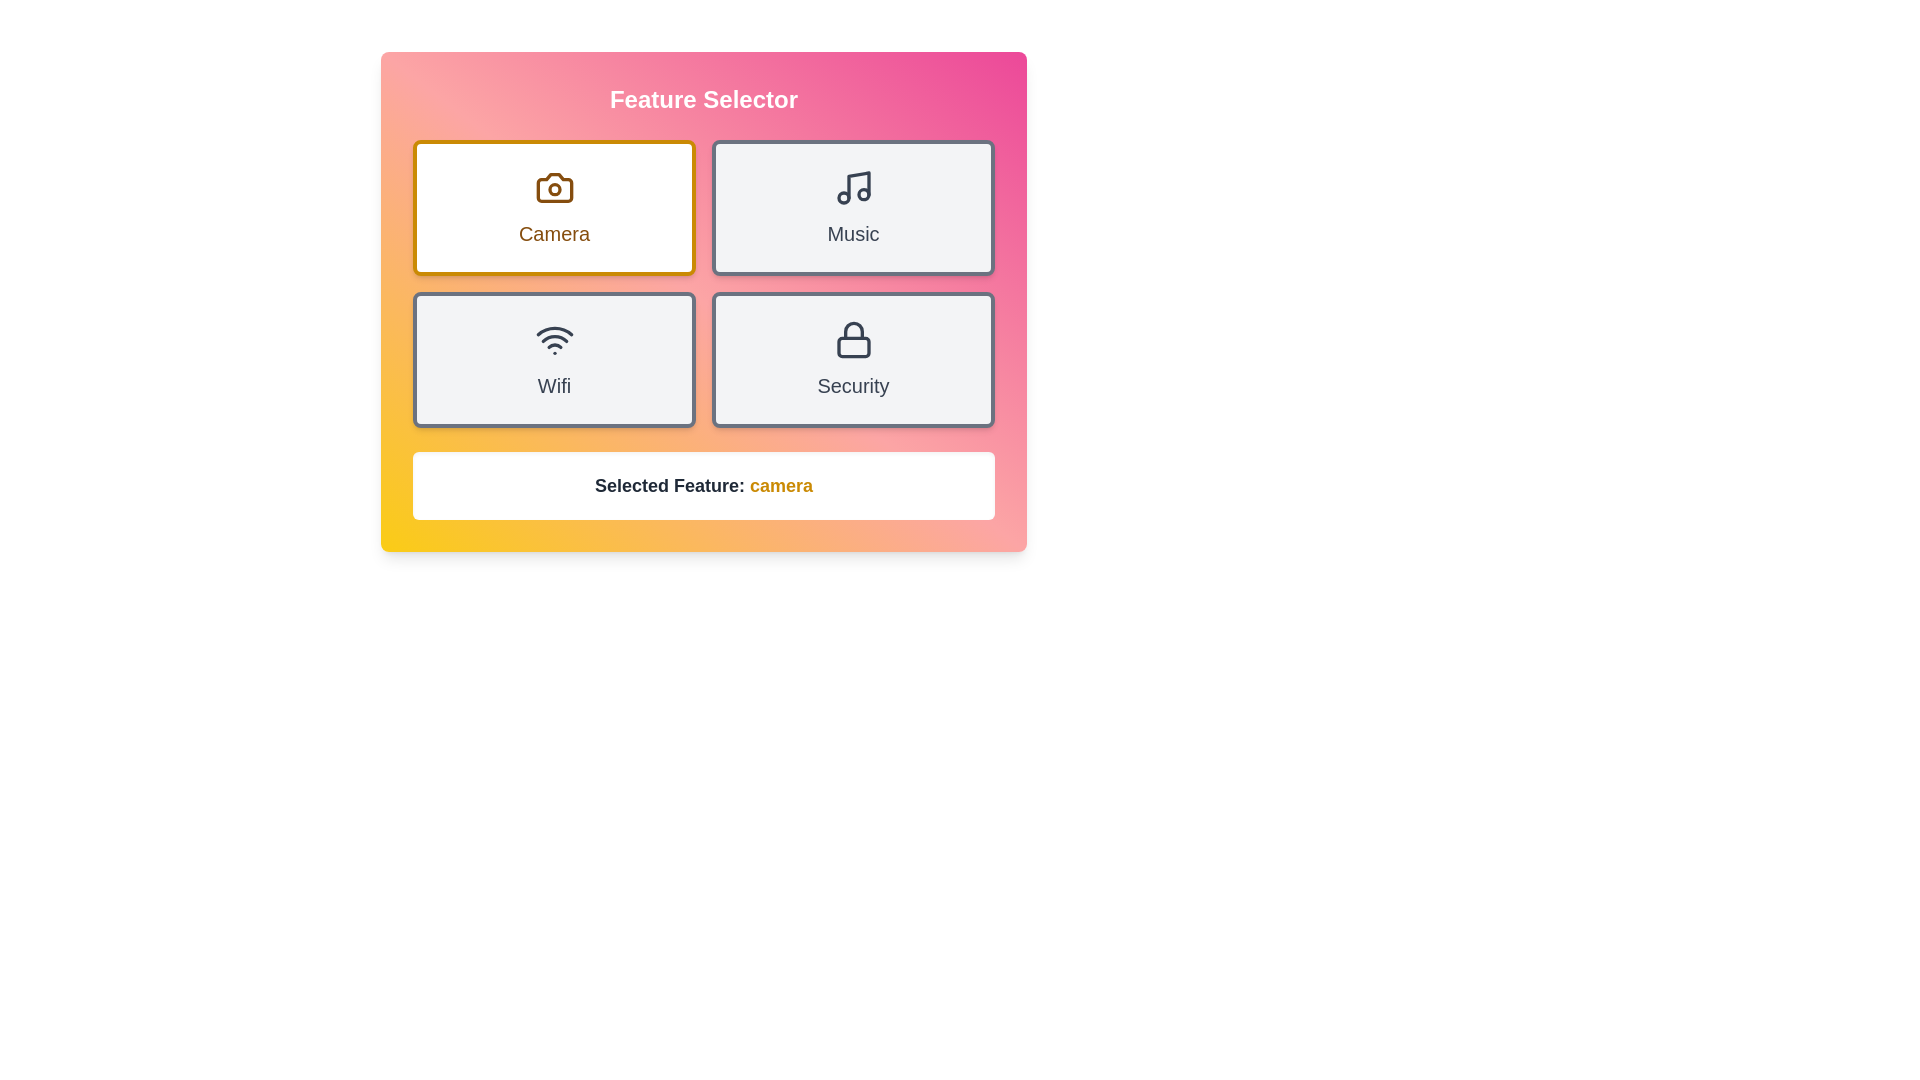 The image size is (1920, 1080). Describe the element at coordinates (863, 194) in the screenshot. I see `the rightmost circular Decorative Icon Element within the 'Music' card located in the top-right quadrant of the interface` at that location.